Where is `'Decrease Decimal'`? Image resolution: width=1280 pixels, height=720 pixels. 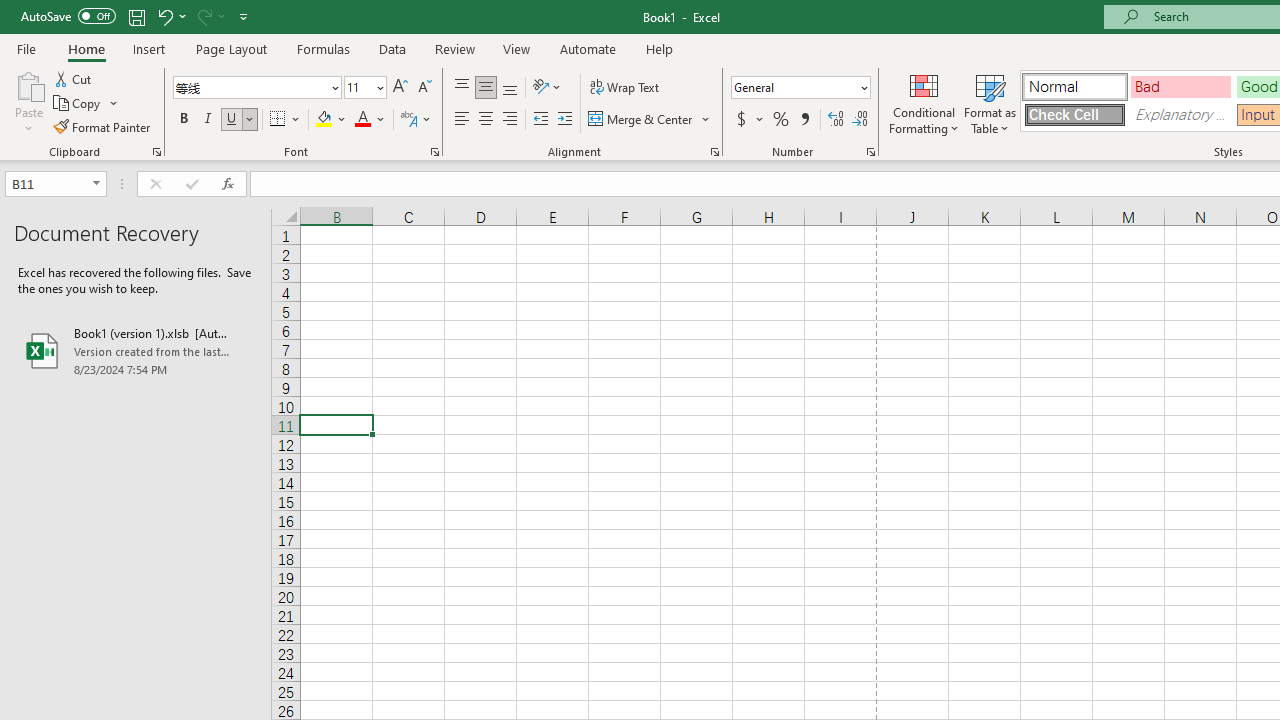
'Decrease Decimal' is located at coordinates (859, 119).